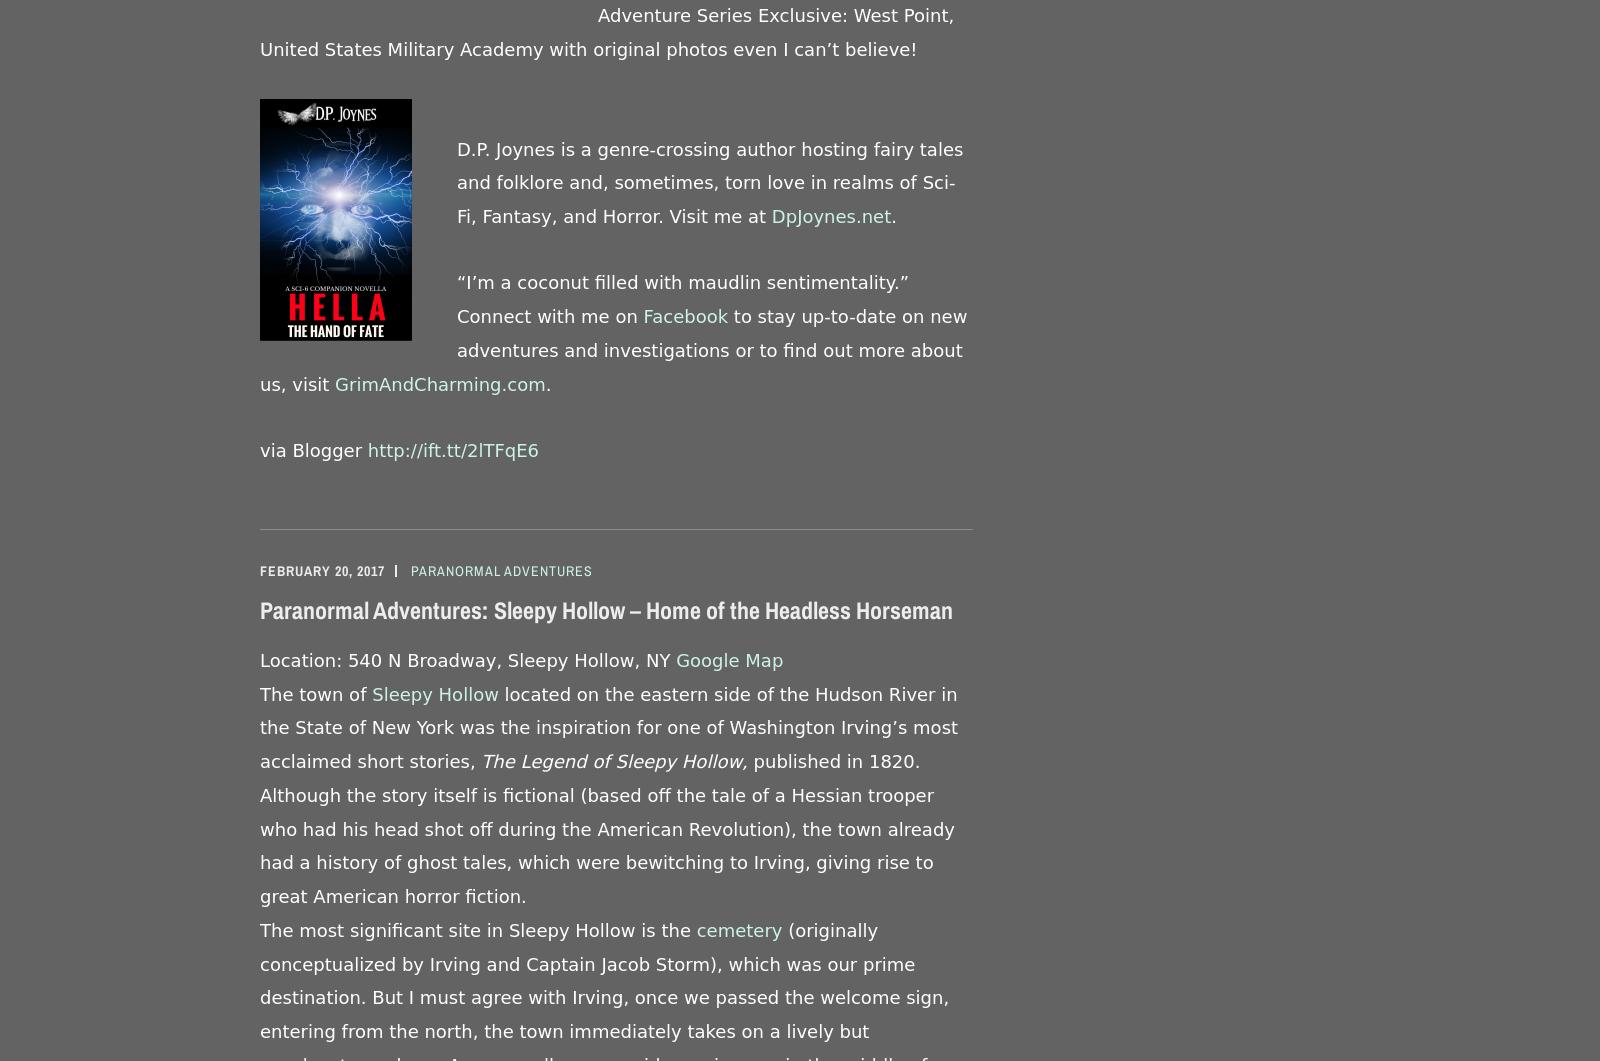  What do you see at coordinates (372, 692) in the screenshot?
I see `'Sleepy Hollow'` at bounding box center [372, 692].